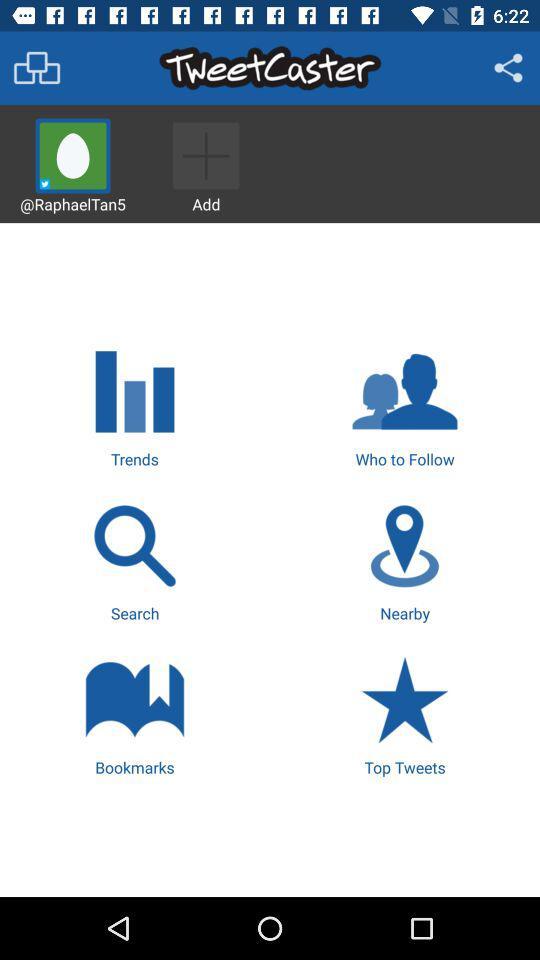 The width and height of the screenshot is (540, 960). I want to click on the trends item, so click(135, 404).